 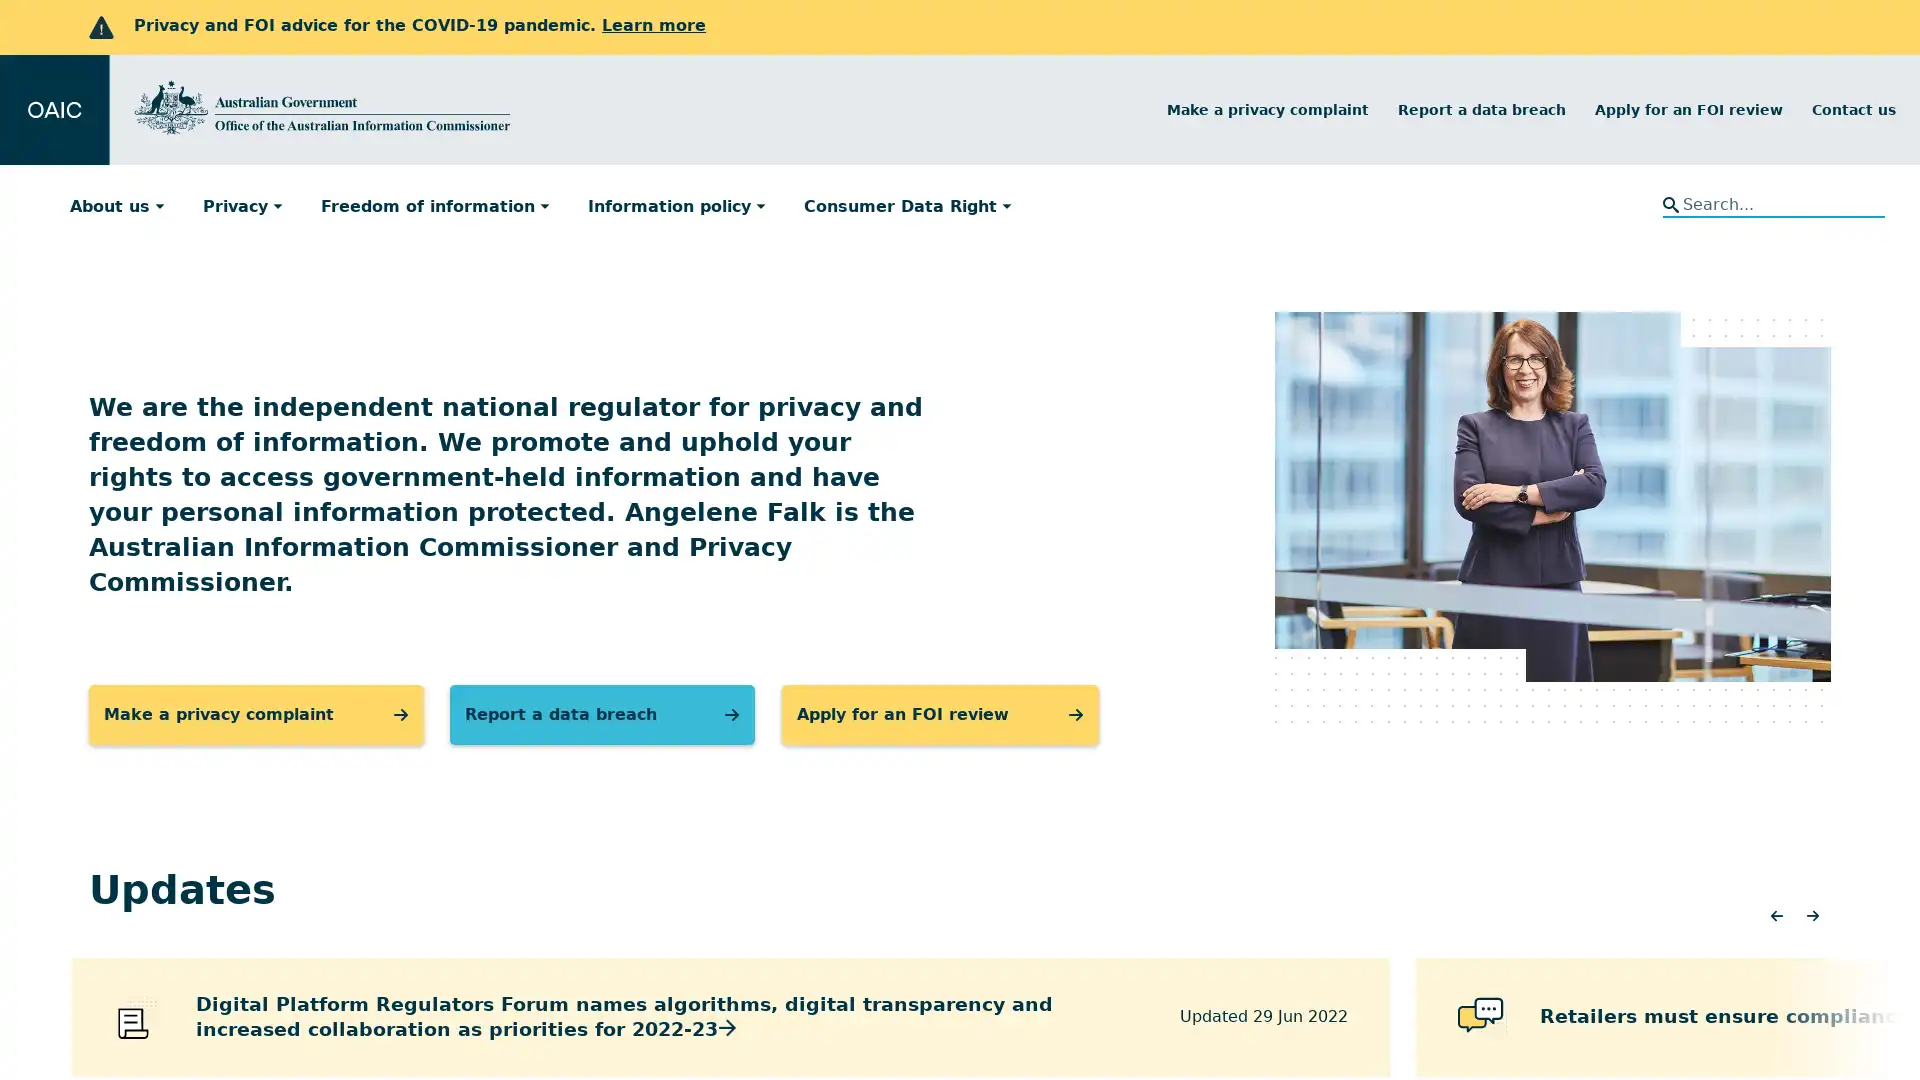 What do you see at coordinates (284, 205) in the screenshot?
I see `Open sub menu for Privacy` at bounding box center [284, 205].